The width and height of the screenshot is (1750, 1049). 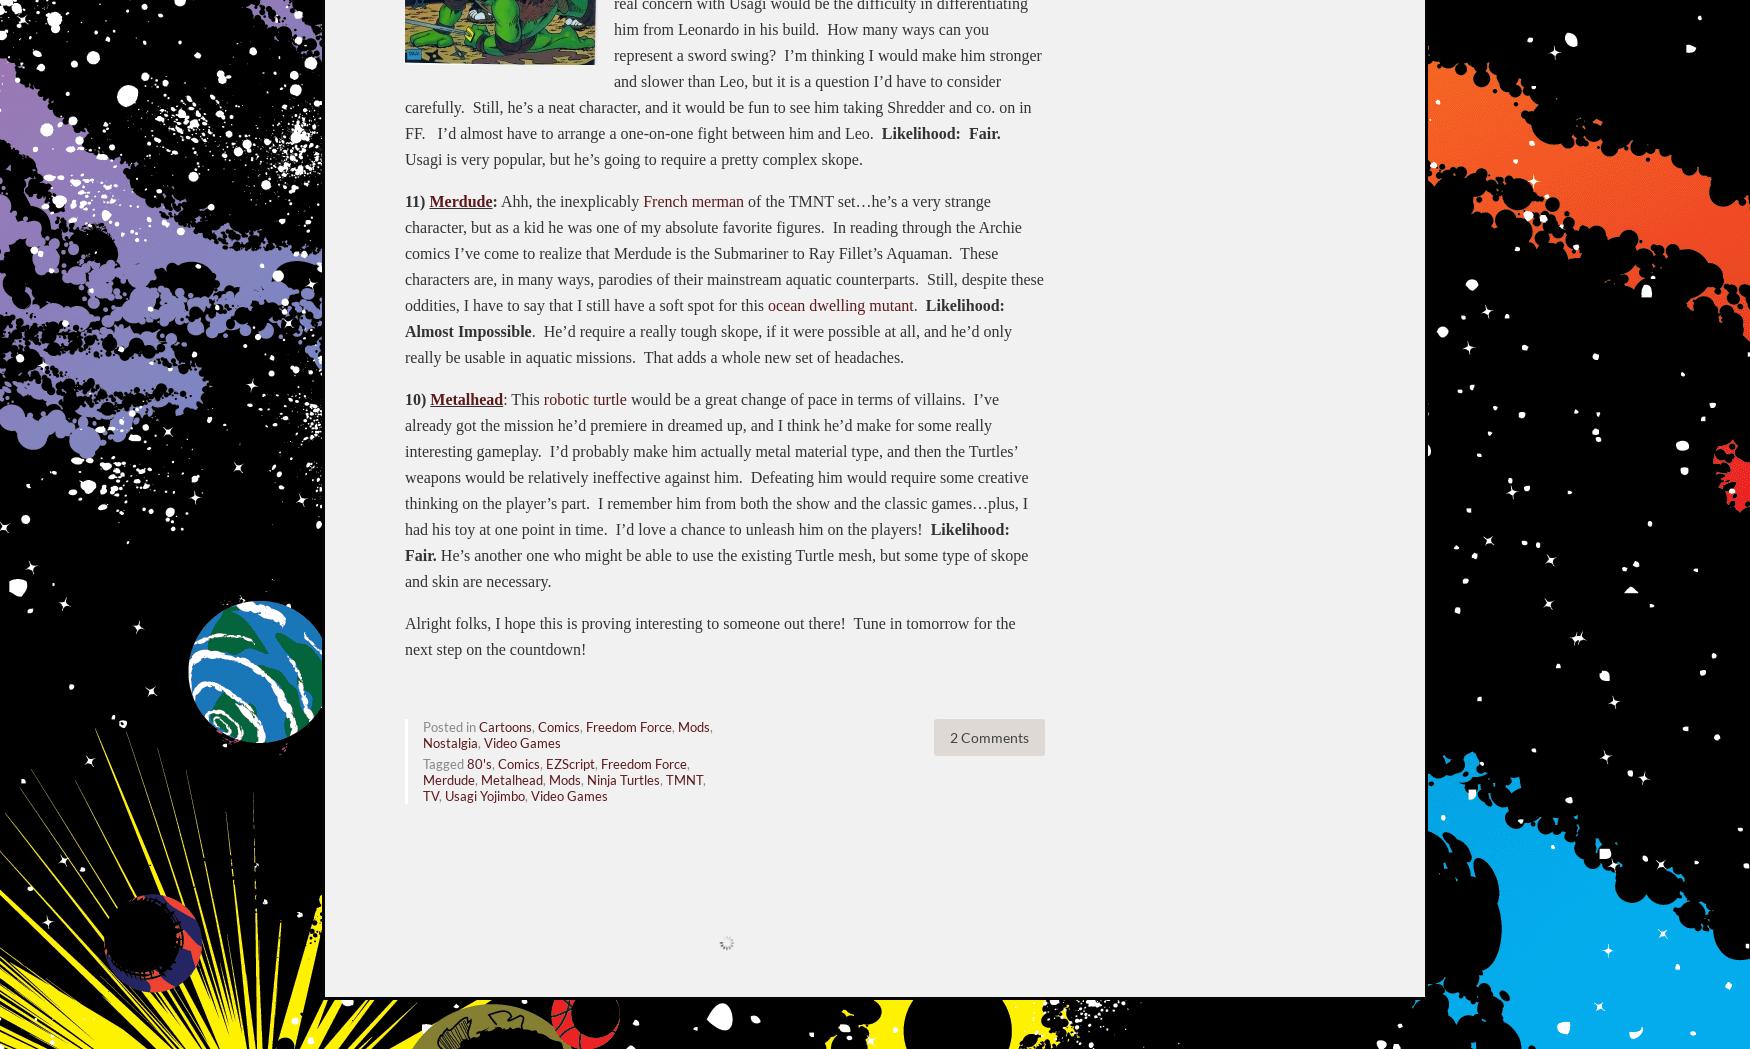 What do you see at coordinates (716, 566) in the screenshot?
I see `'He’s another one who might be able to use the existing Turtle mesh, but some type of skope and skin are necessary.'` at bounding box center [716, 566].